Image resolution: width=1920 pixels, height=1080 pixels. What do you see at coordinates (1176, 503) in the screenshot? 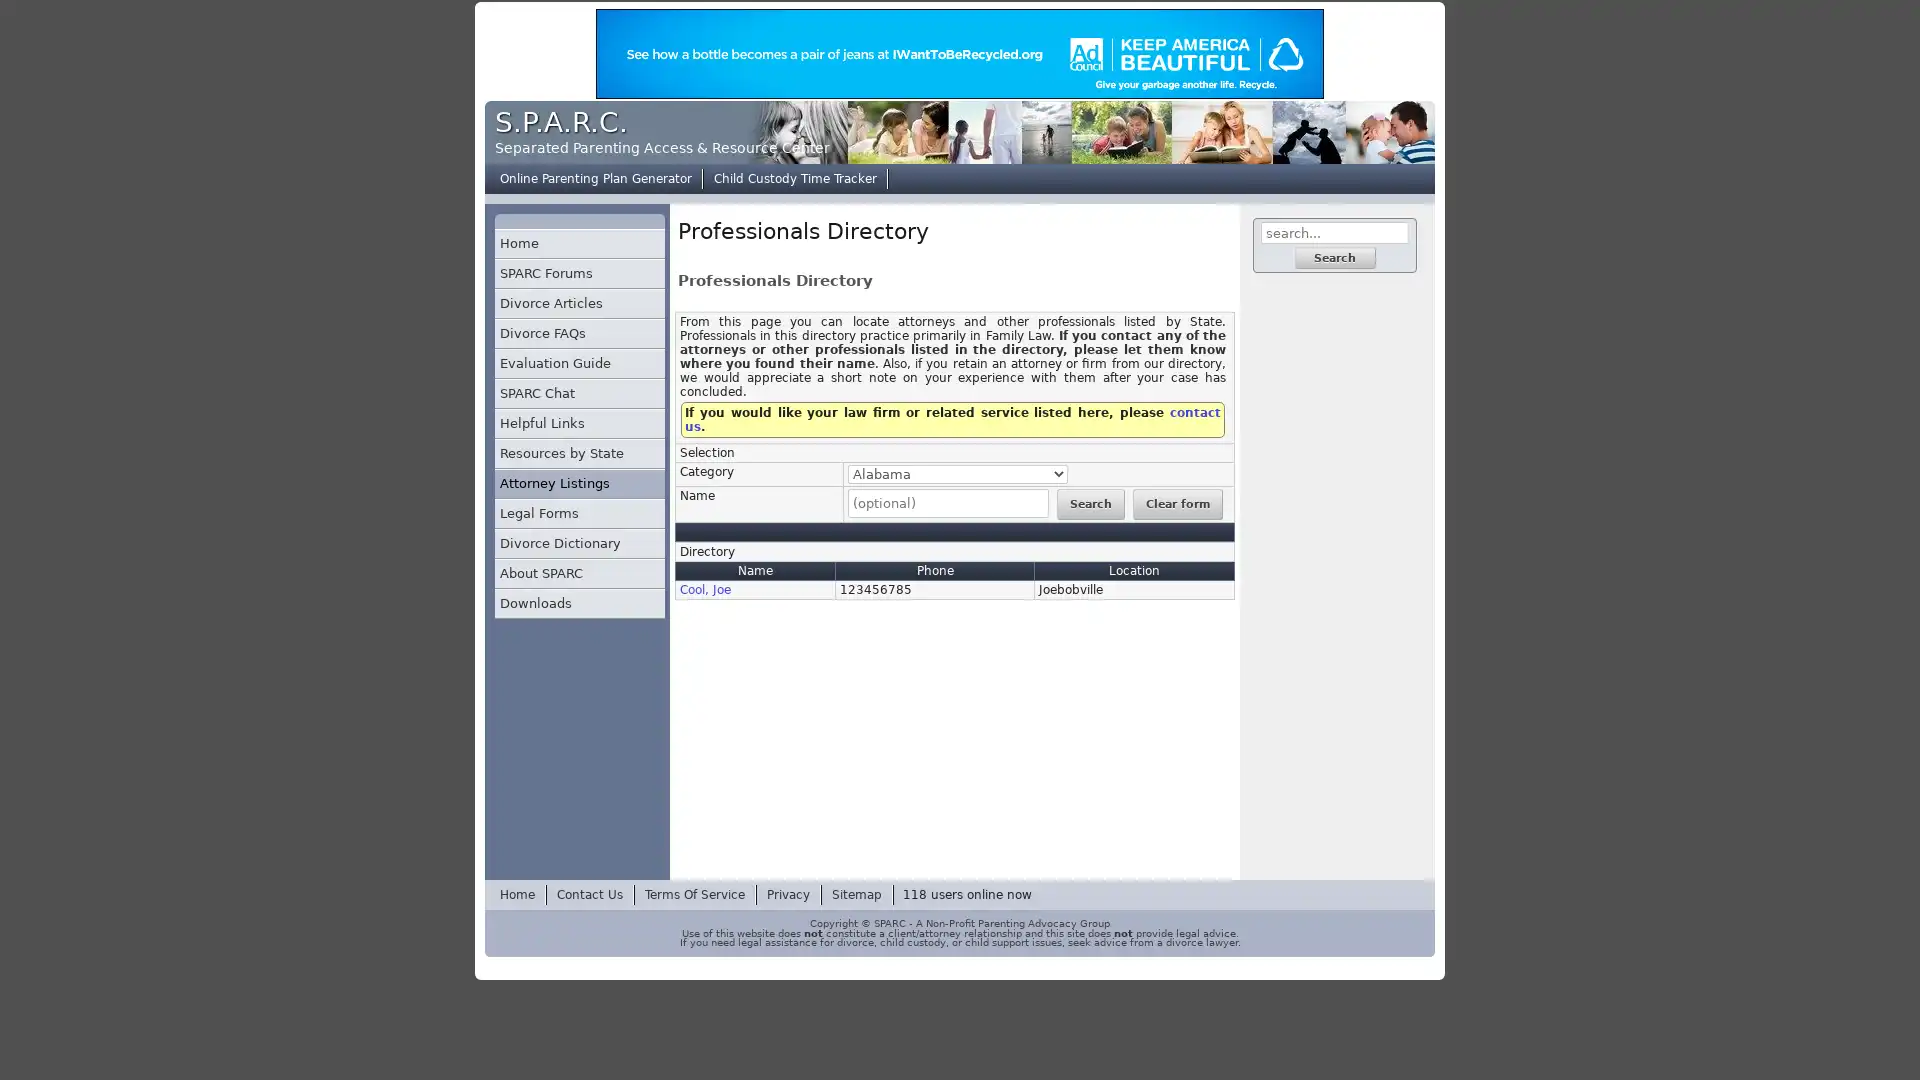
I see `Clear form` at bounding box center [1176, 503].